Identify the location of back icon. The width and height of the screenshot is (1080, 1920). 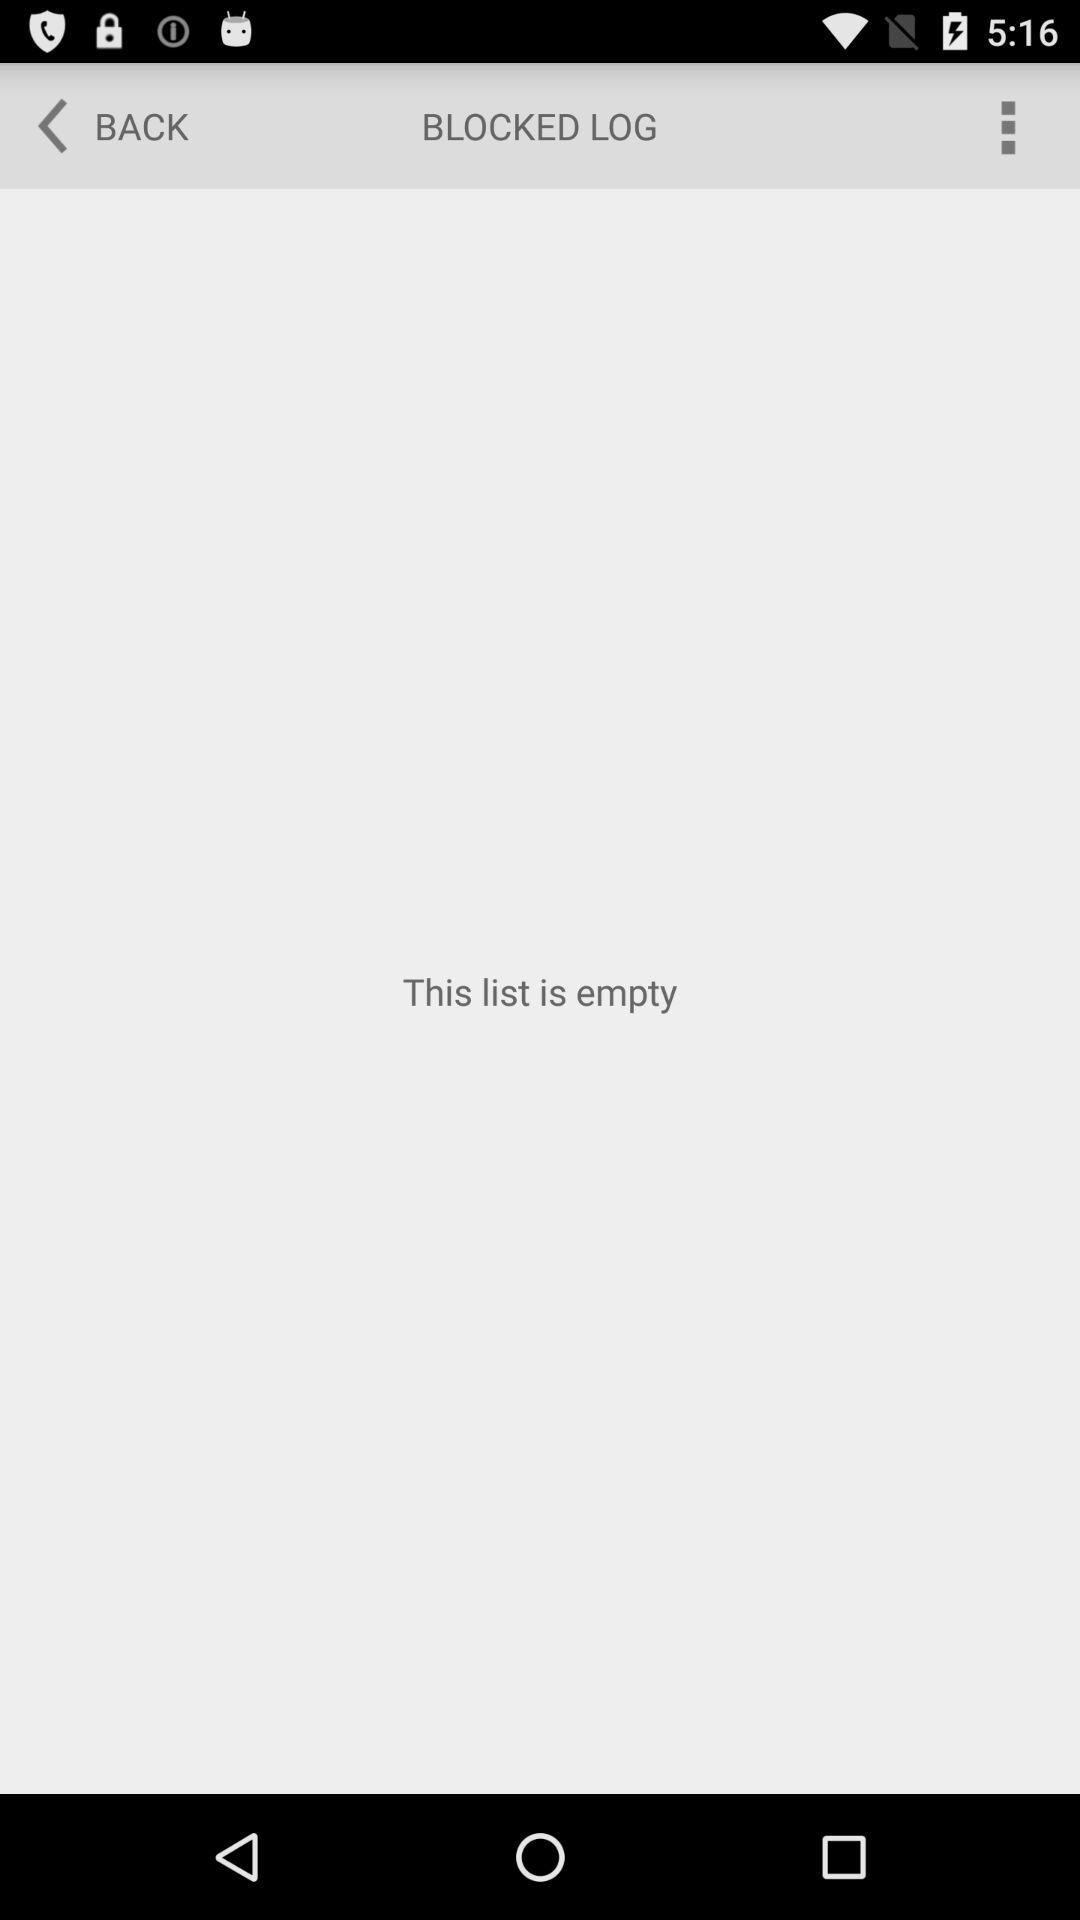
(99, 124).